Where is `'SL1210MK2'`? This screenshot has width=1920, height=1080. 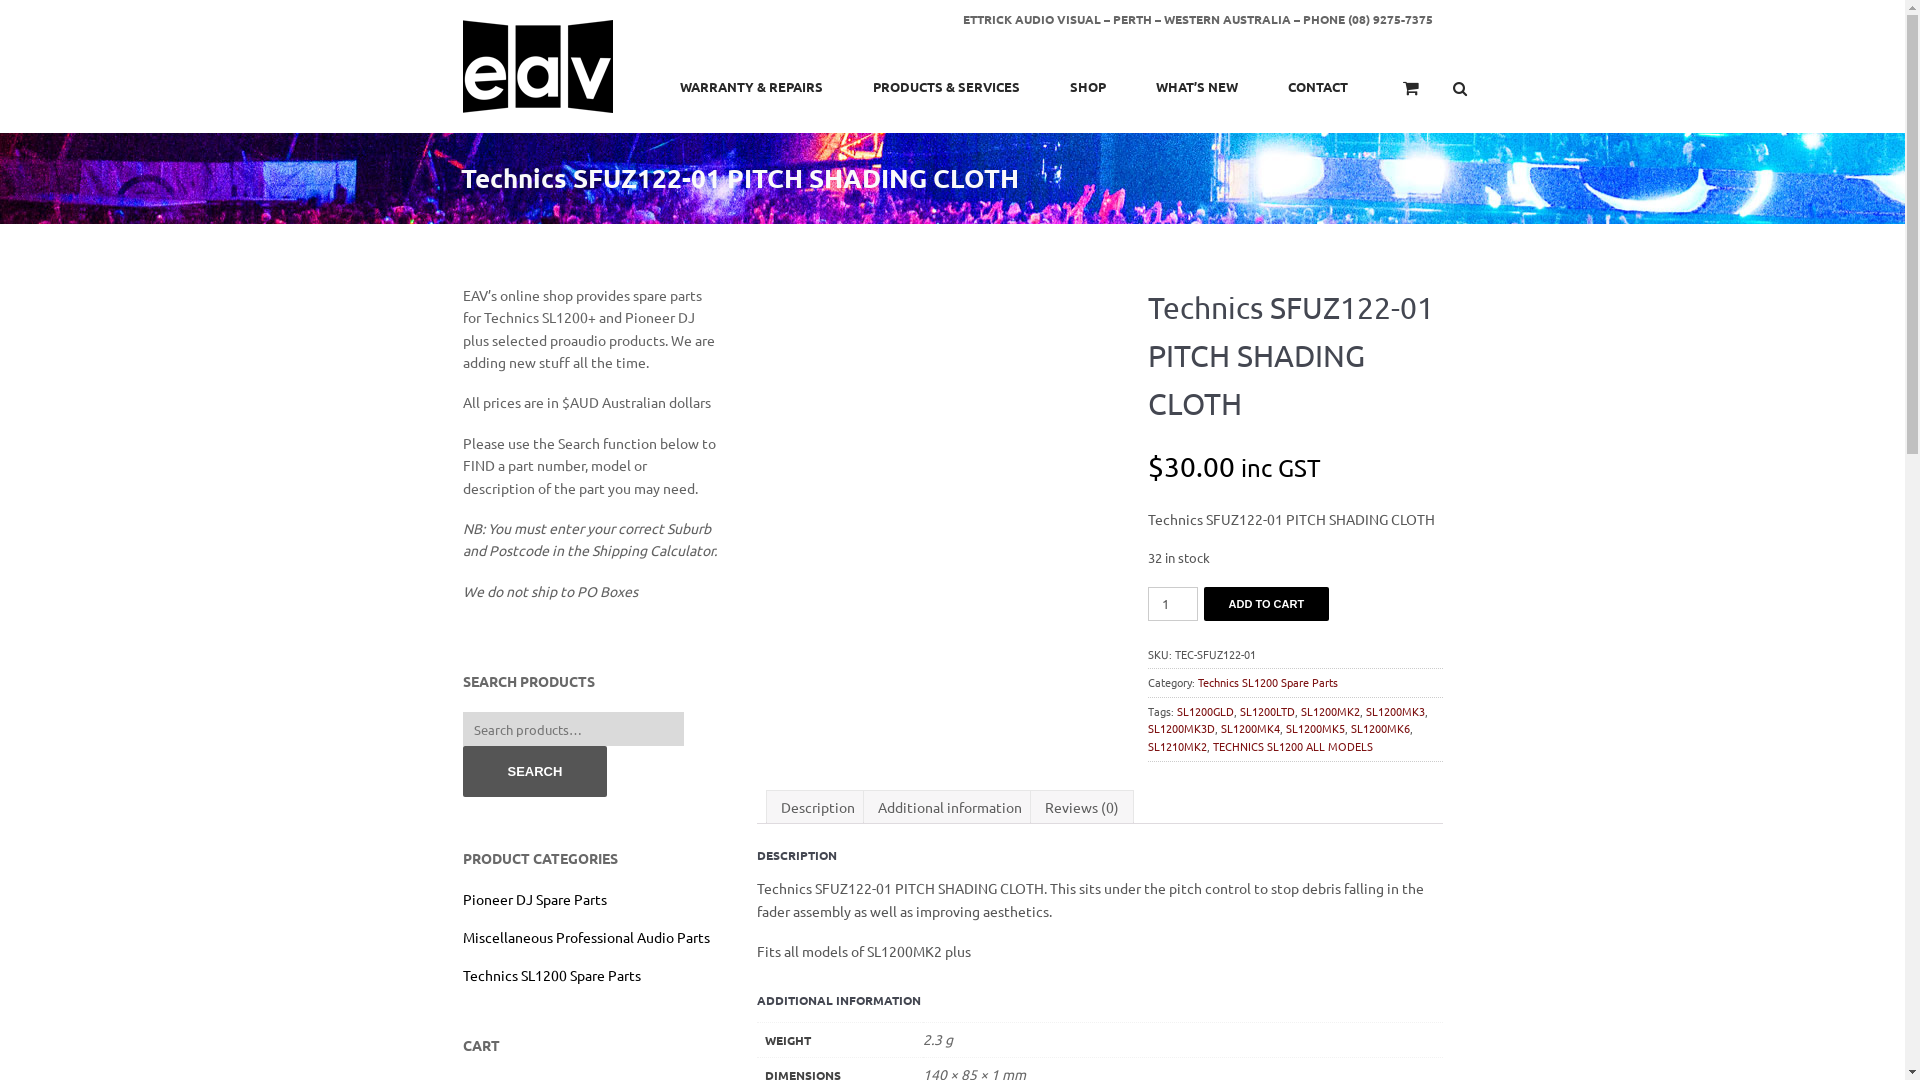
'SL1210MK2' is located at coordinates (1177, 745).